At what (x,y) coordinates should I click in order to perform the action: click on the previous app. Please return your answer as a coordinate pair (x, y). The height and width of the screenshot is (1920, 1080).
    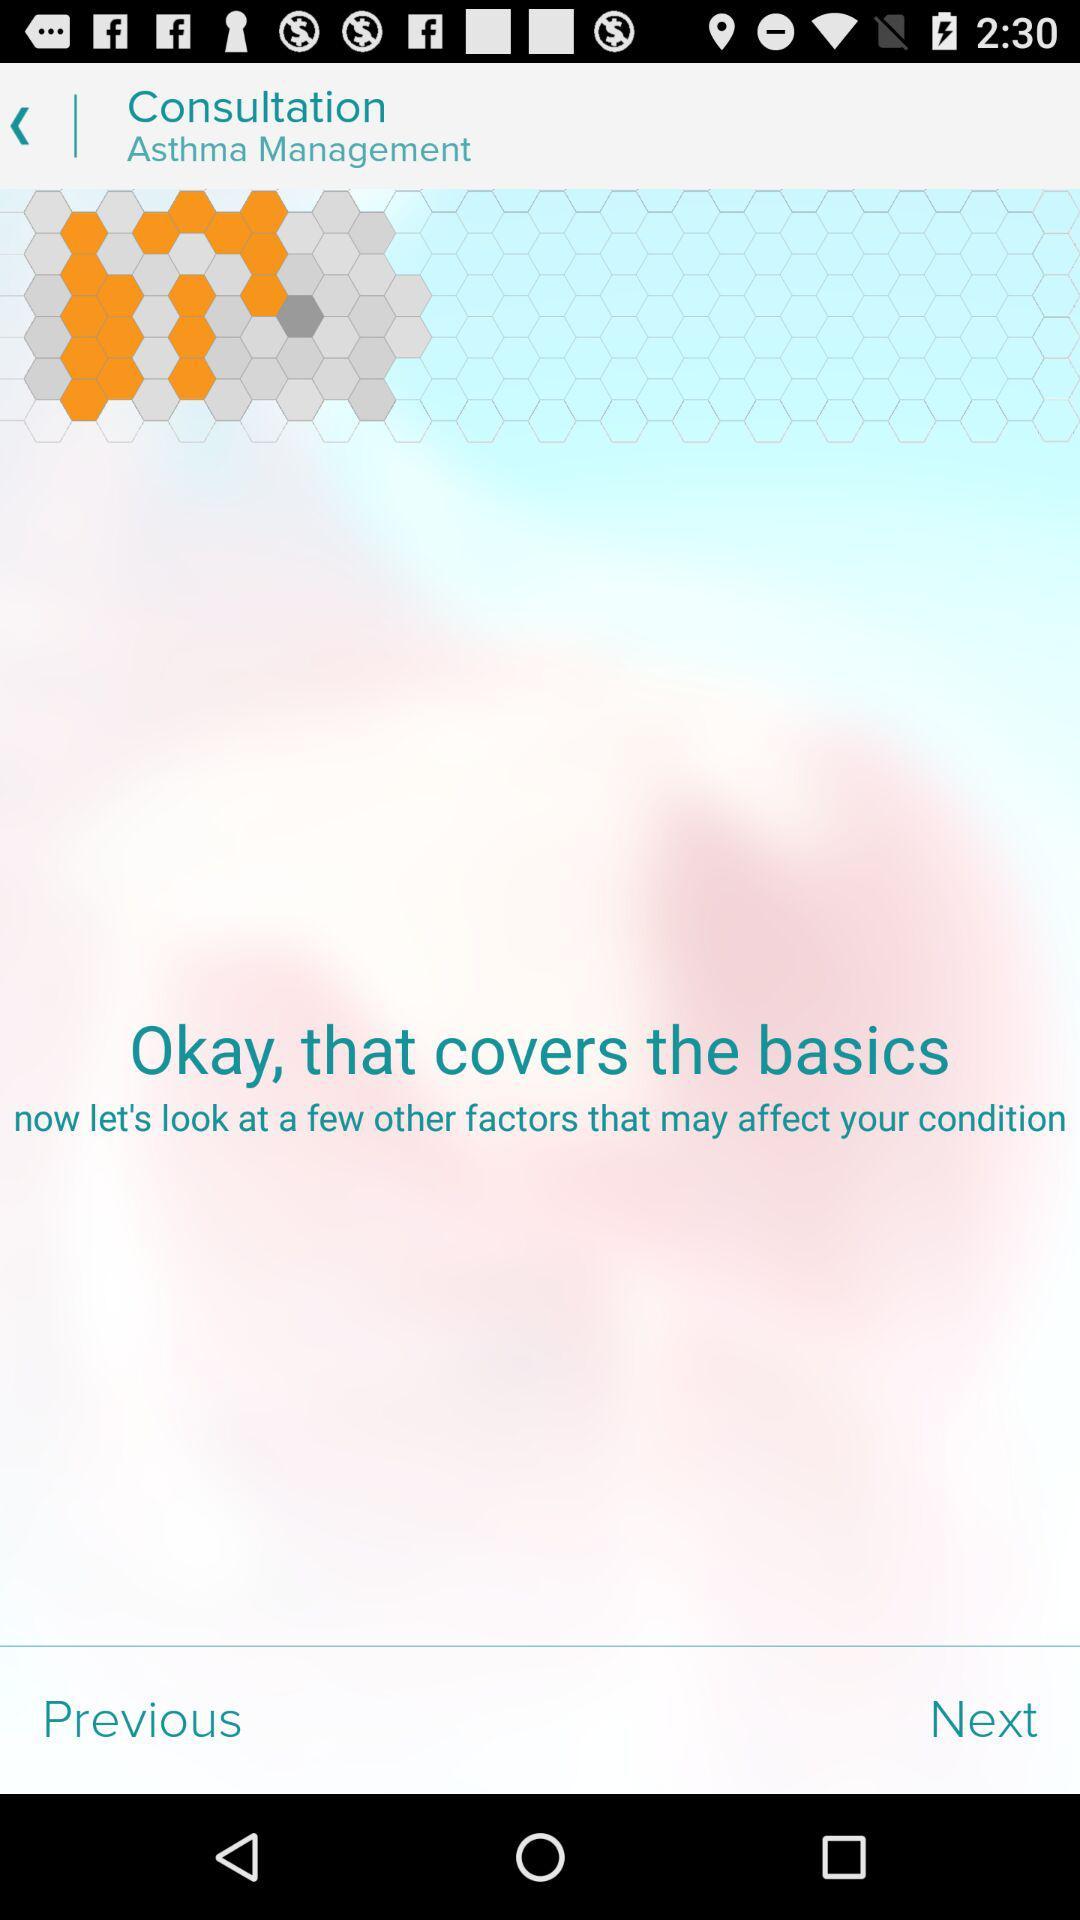
    Looking at the image, I should click on (270, 1719).